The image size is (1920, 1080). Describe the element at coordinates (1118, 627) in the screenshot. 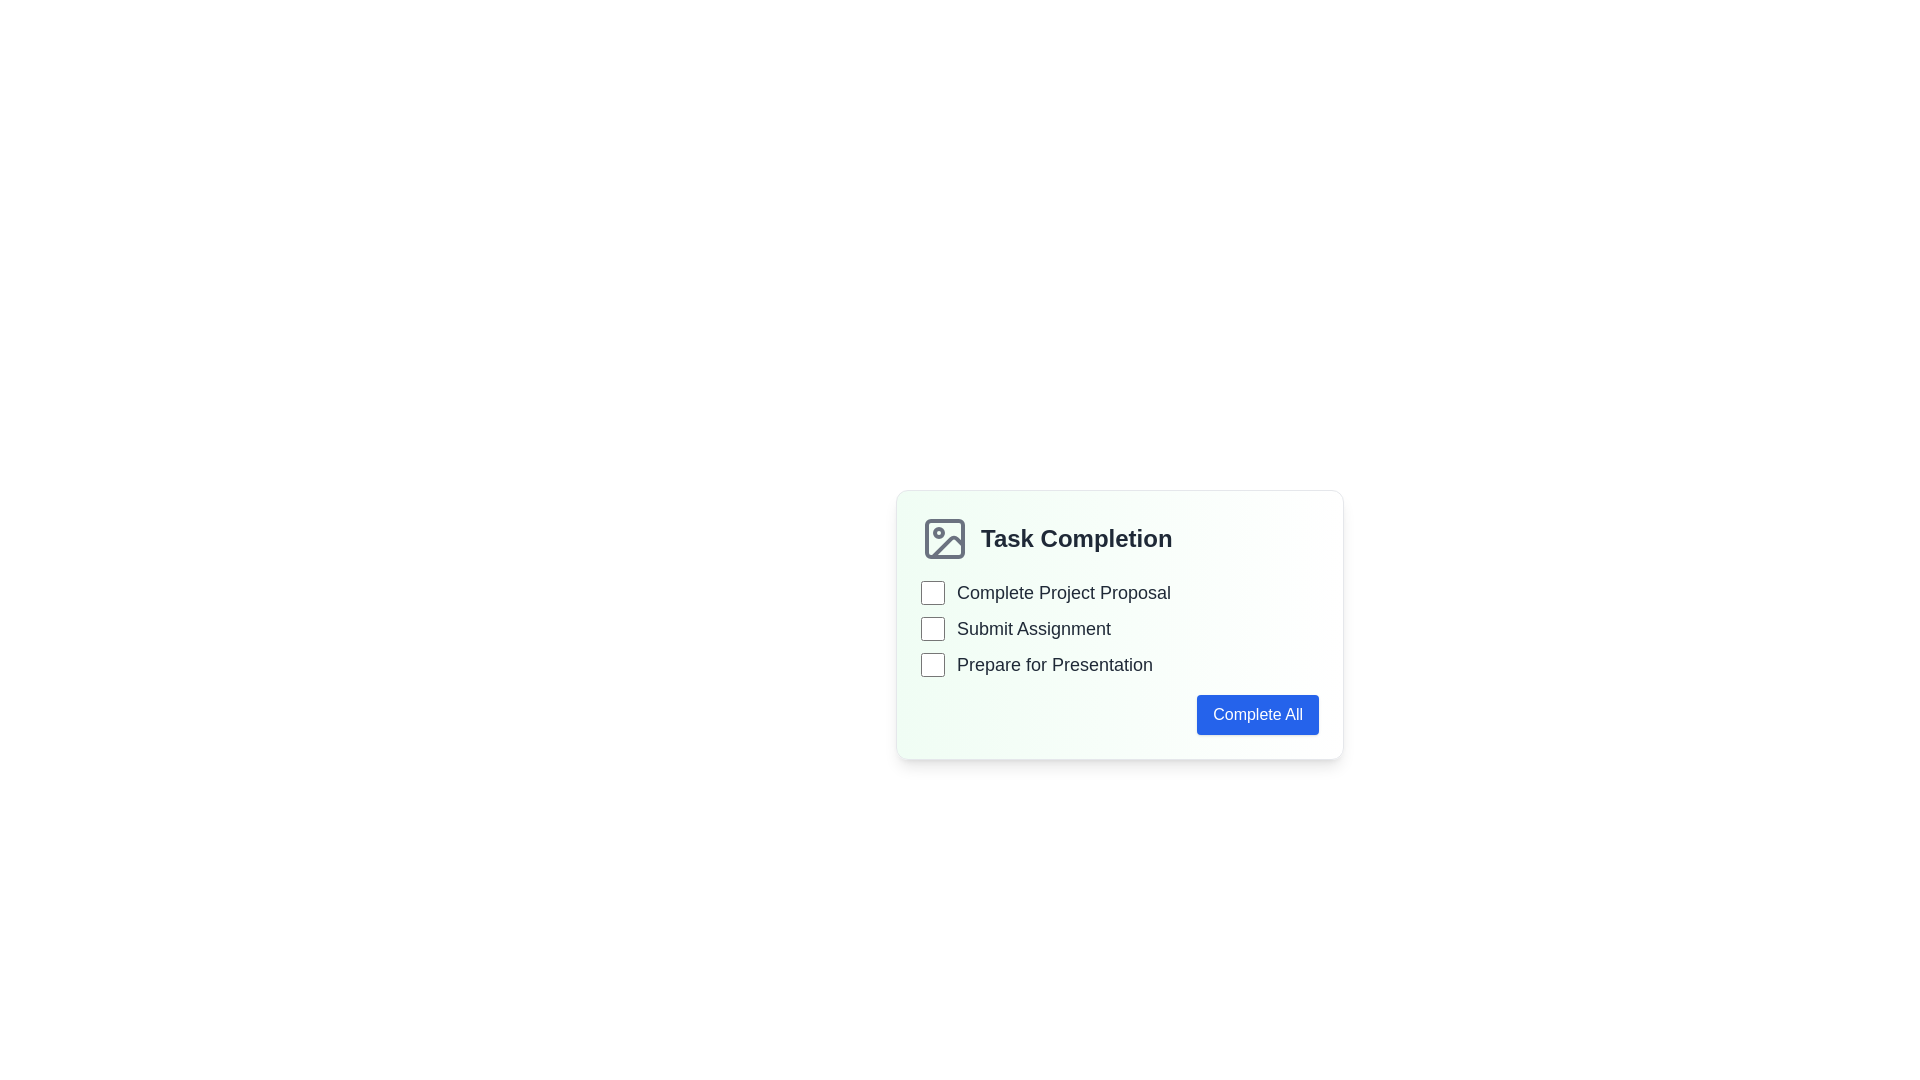

I see `the checkbox for the 'Submit Assignment' task` at that location.